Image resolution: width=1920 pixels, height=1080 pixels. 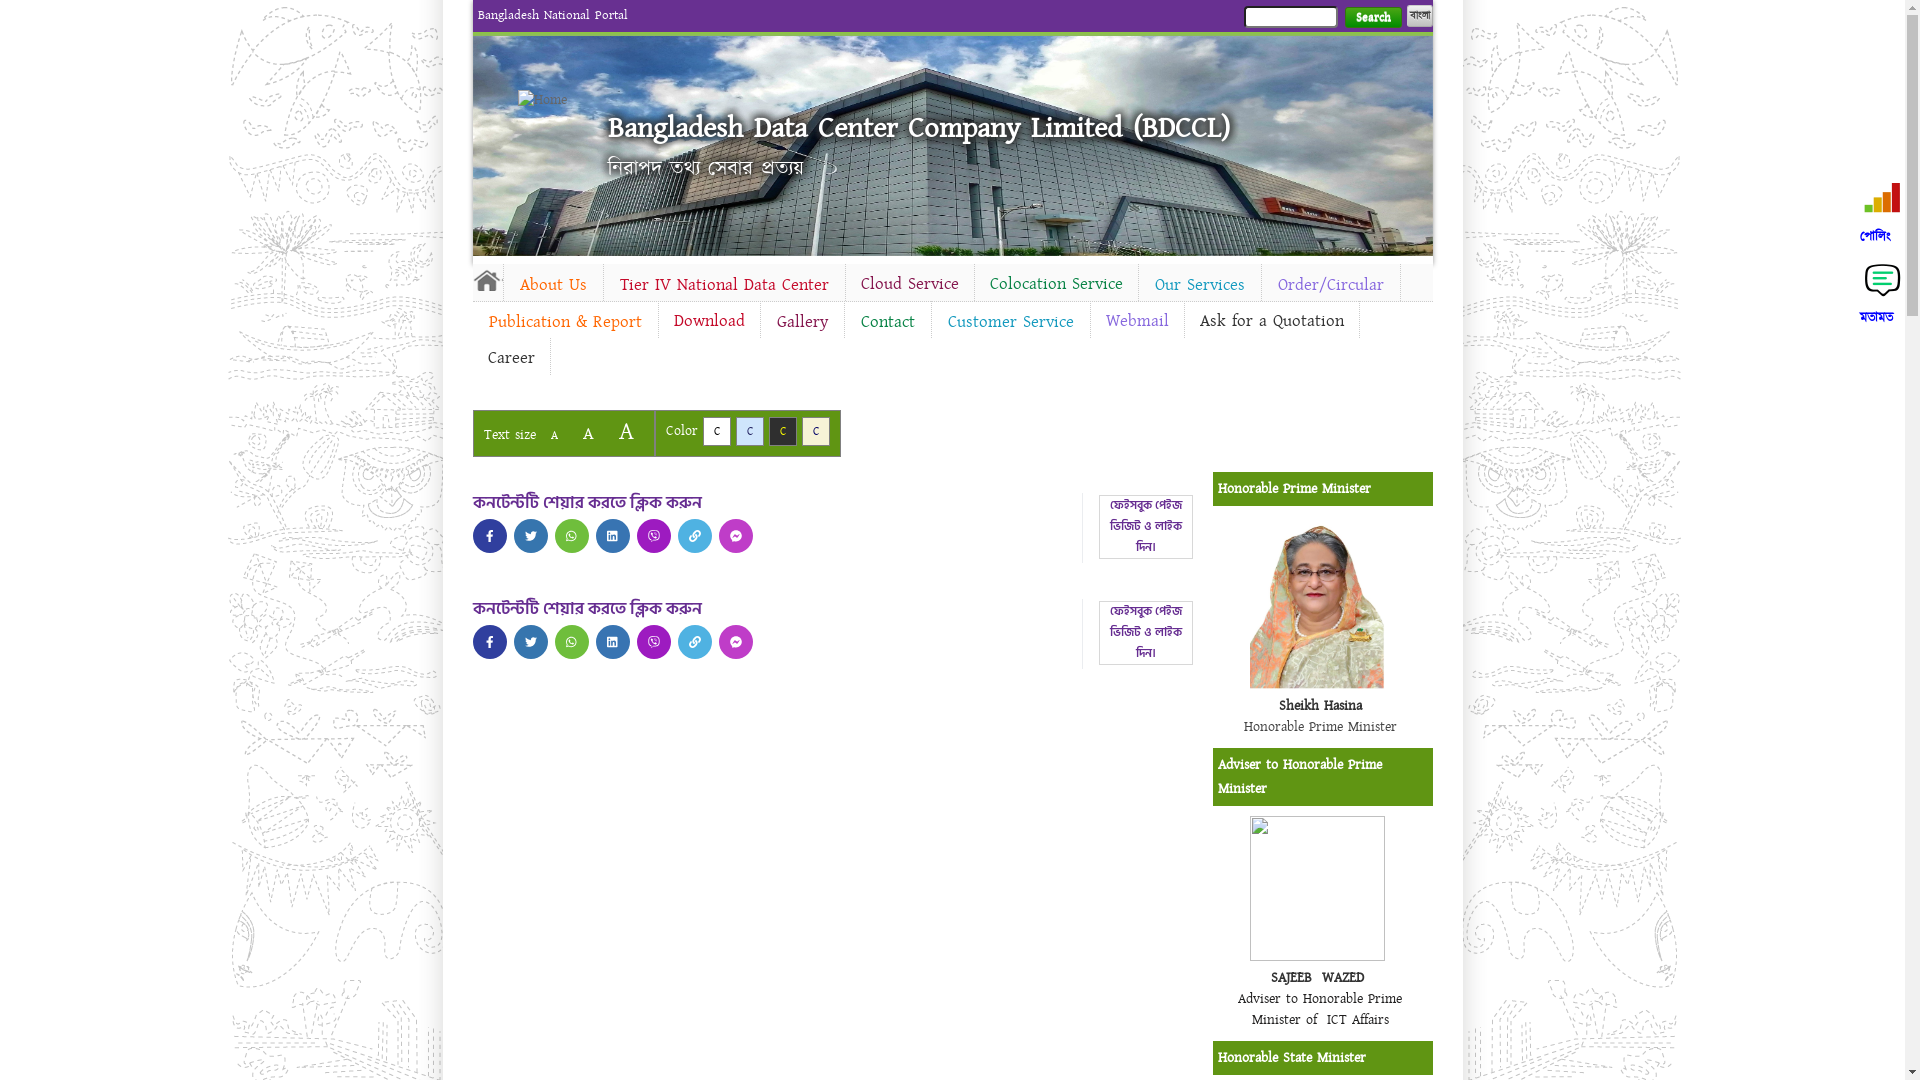 I want to click on 'C', so click(x=781, y=430).